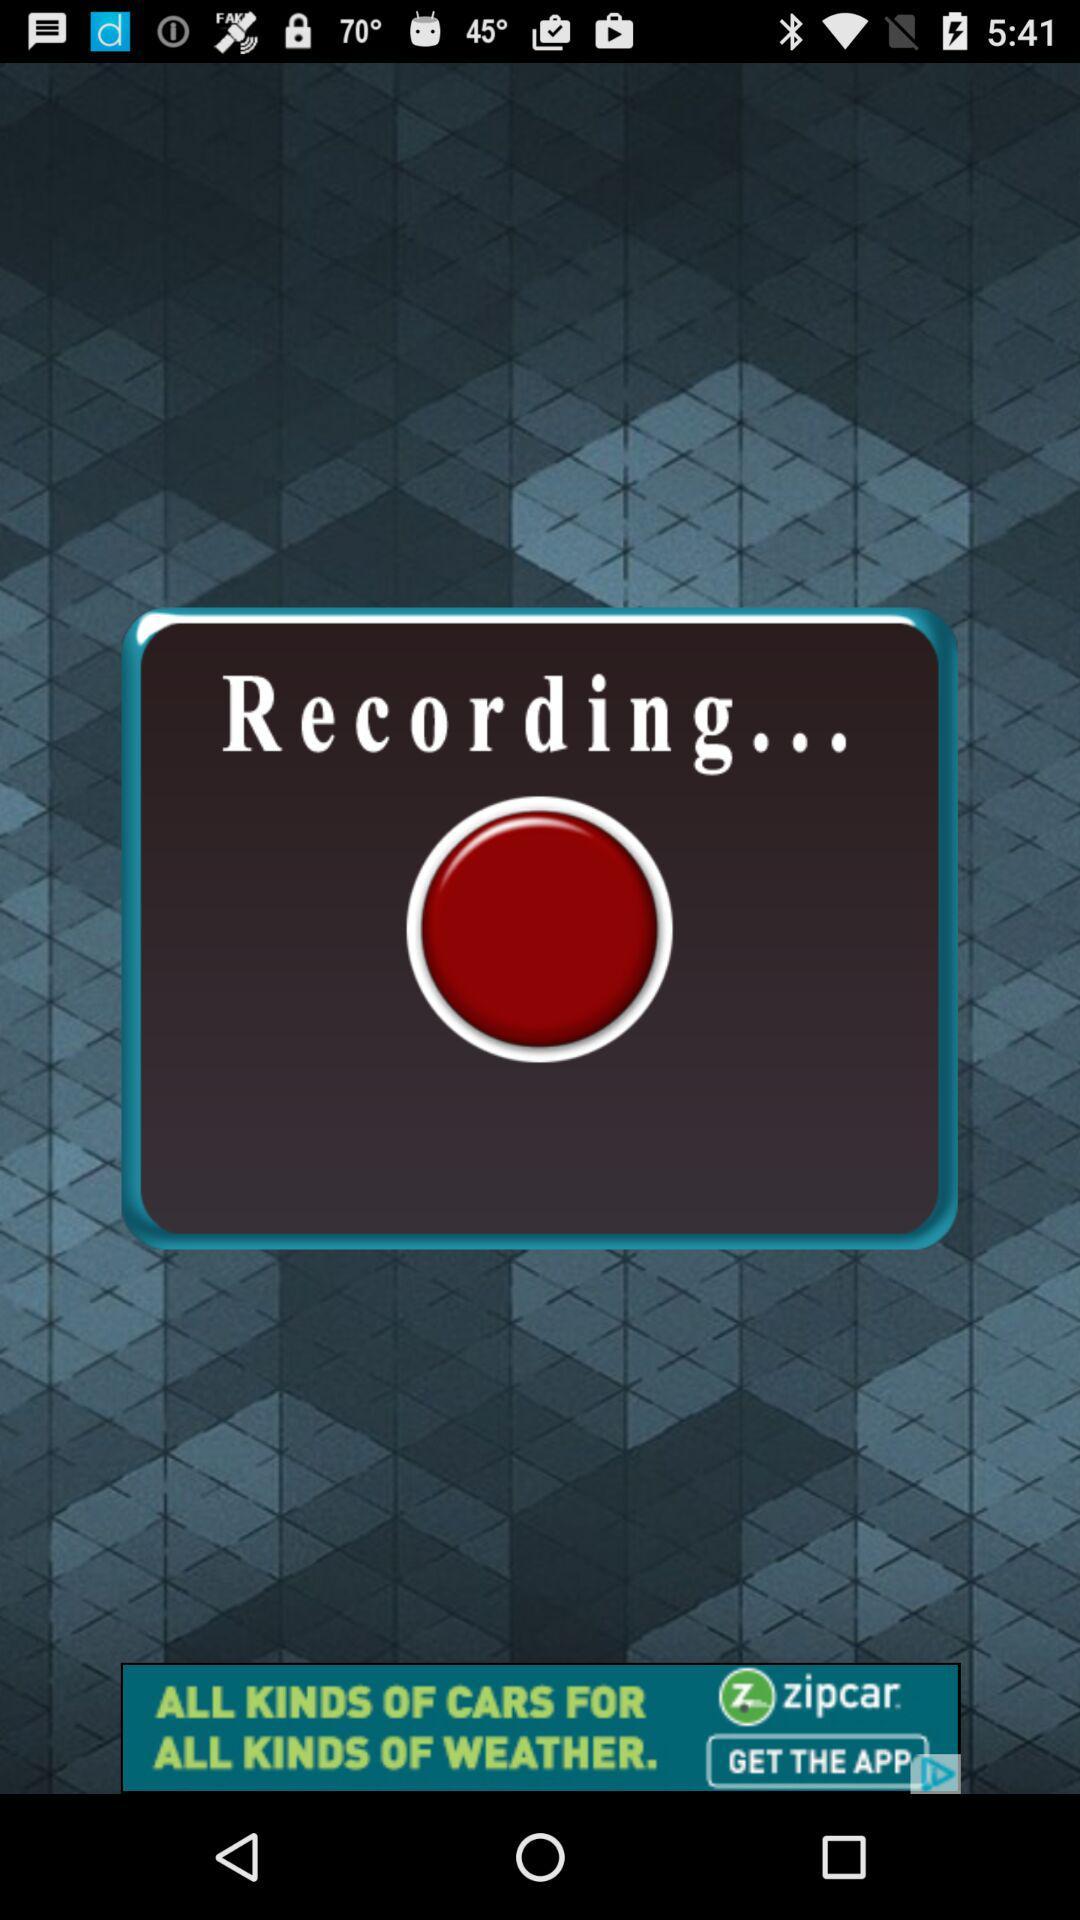  What do you see at coordinates (538, 927) in the screenshot?
I see `recording` at bounding box center [538, 927].